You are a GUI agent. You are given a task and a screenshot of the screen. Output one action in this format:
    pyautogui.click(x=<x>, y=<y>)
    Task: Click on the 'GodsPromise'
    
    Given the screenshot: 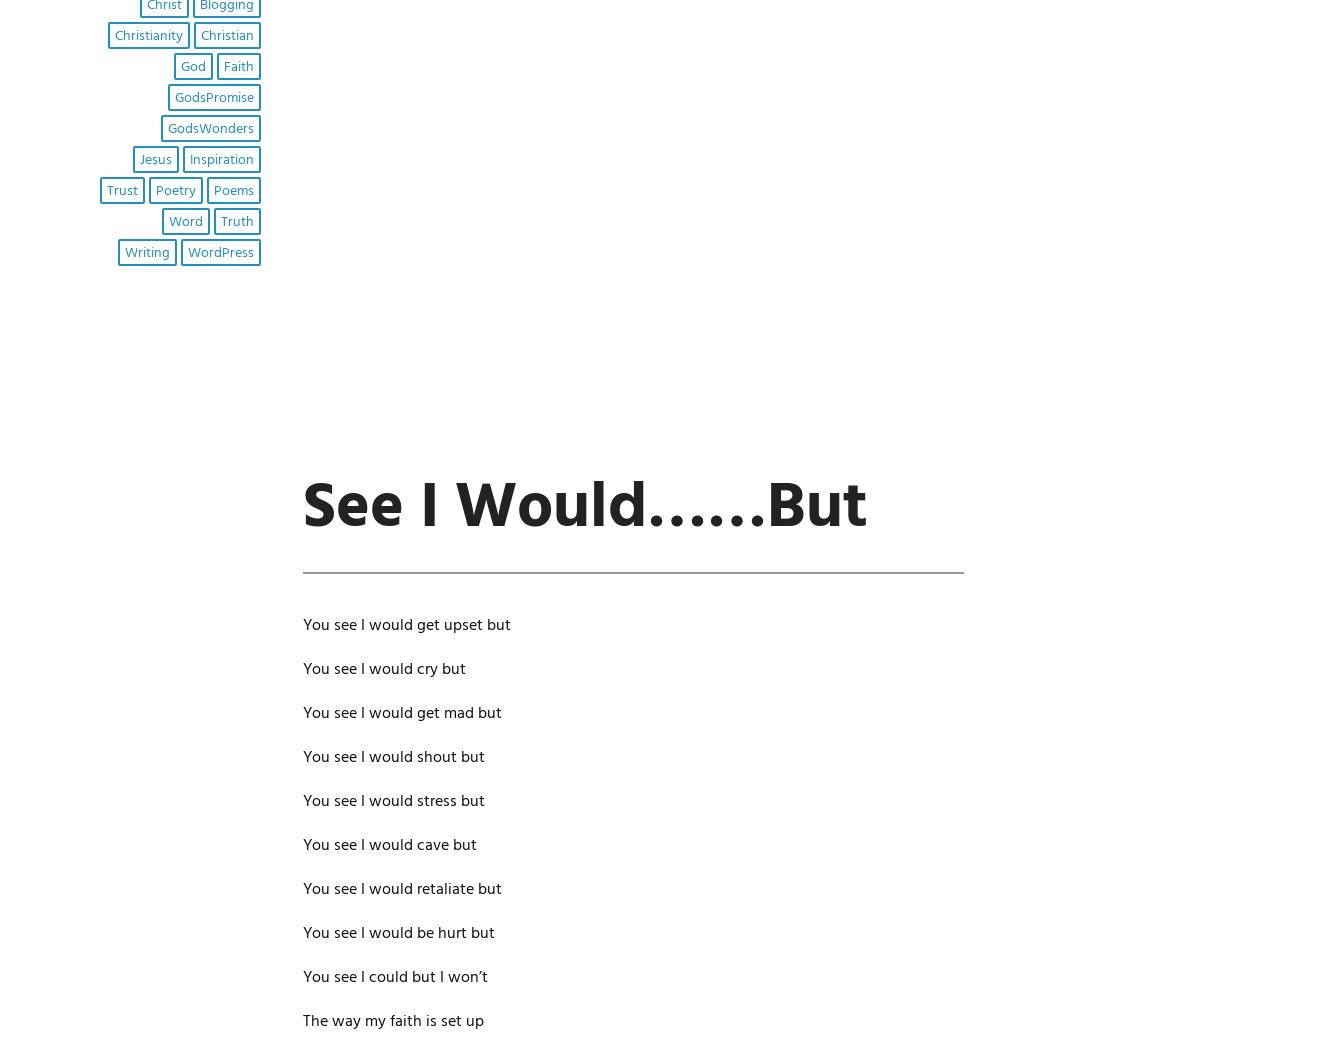 What is the action you would take?
    pyautogui.click(x=173, y=97)
    